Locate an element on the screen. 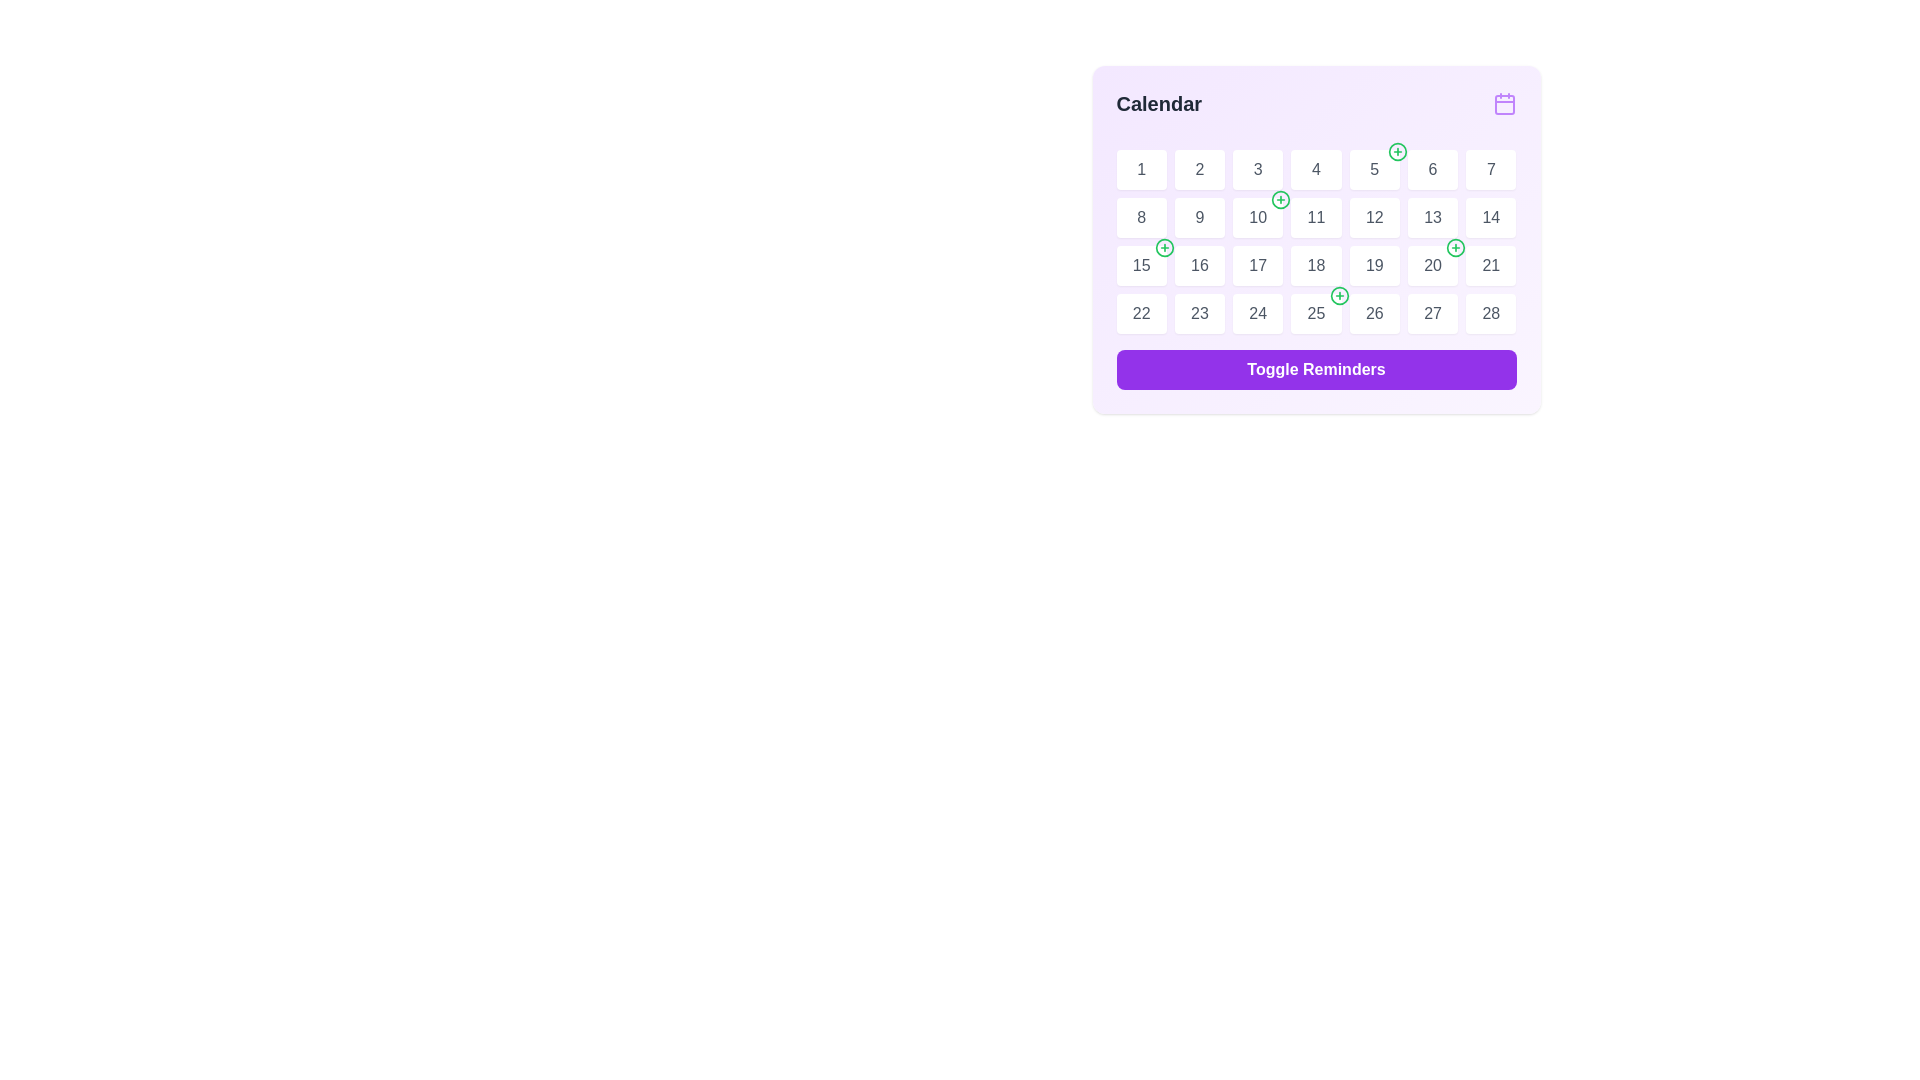  the numeral '17' which is styled in light gray and located in the third row, third column of the calendar grid is located at coordinates (1257, 264).